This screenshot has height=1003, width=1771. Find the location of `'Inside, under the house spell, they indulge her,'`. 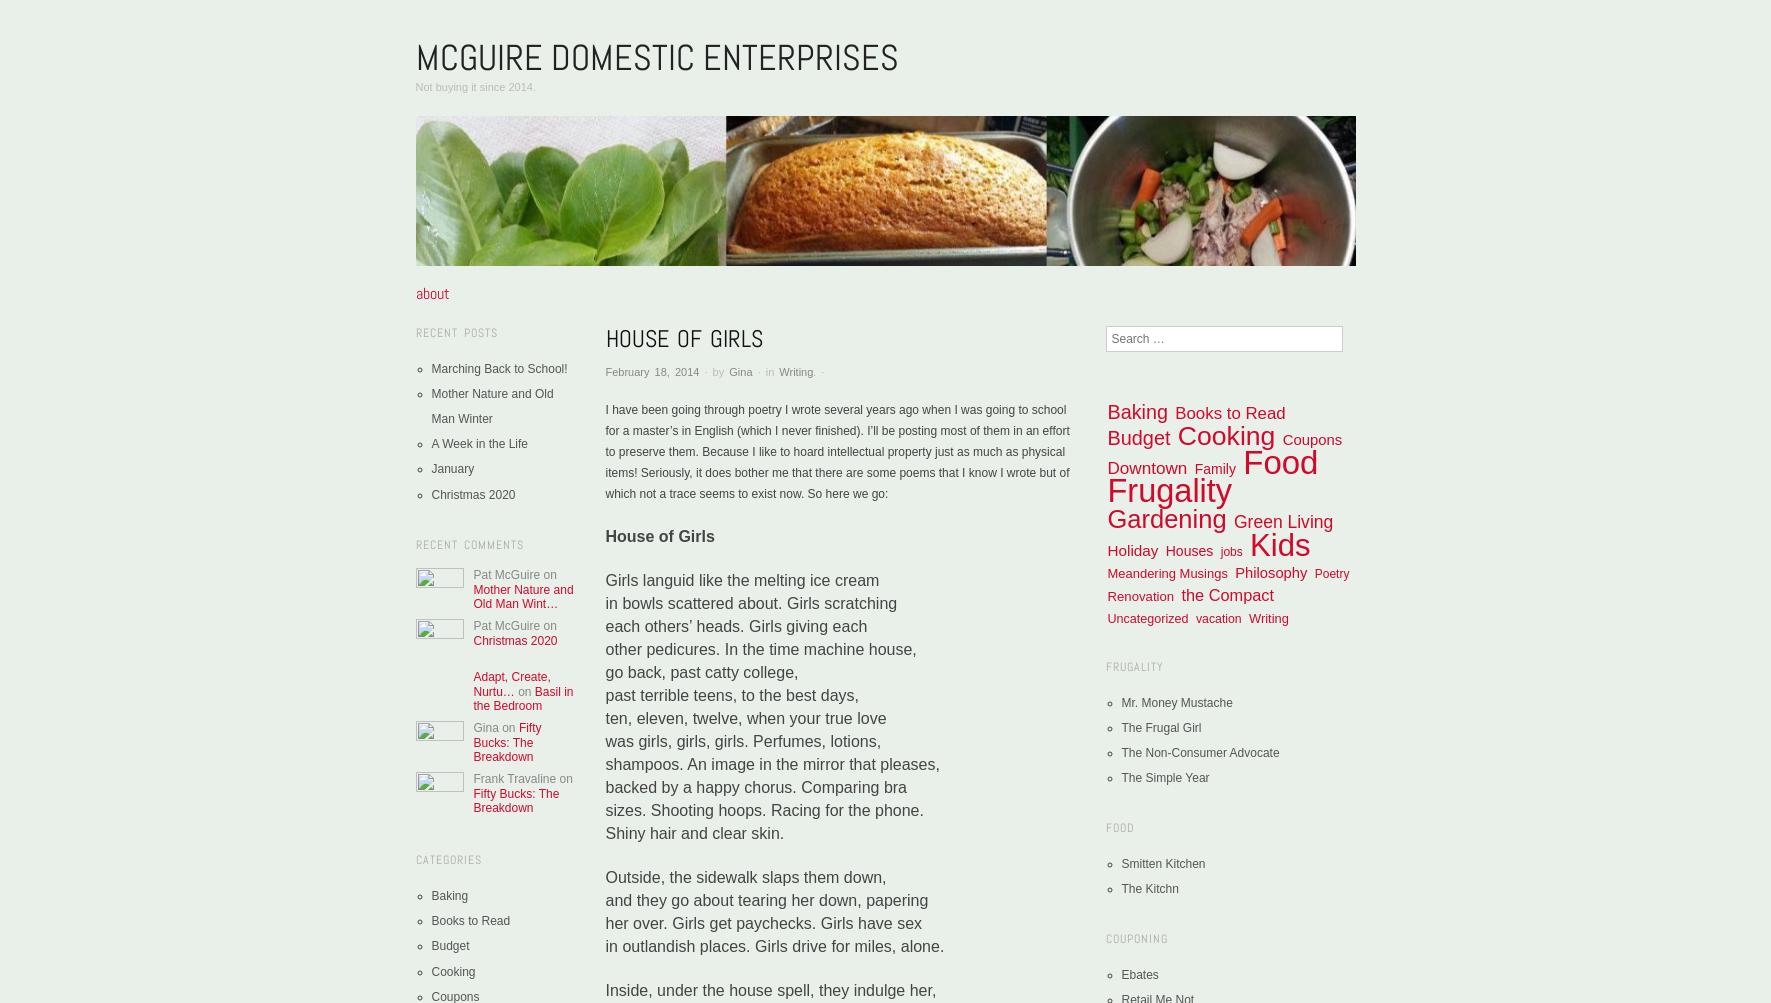

'Inside, under the house spell, they indulge her,' is located at coordinates (769, 989).